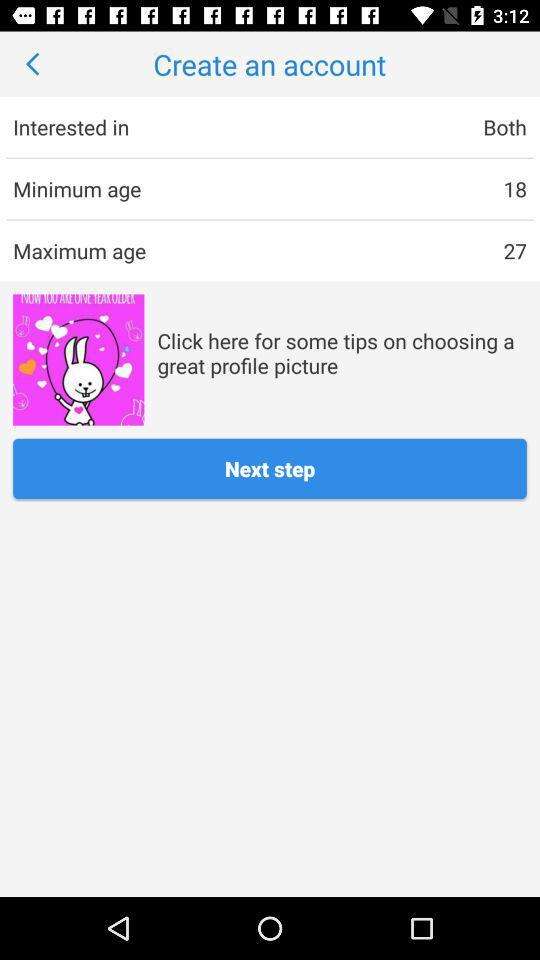 The width and height of the screenshot is (540, 960). What do you see at coordinates (77, 360) in the screenshot?
I see `item on the left` at bounding box center [77, 360].